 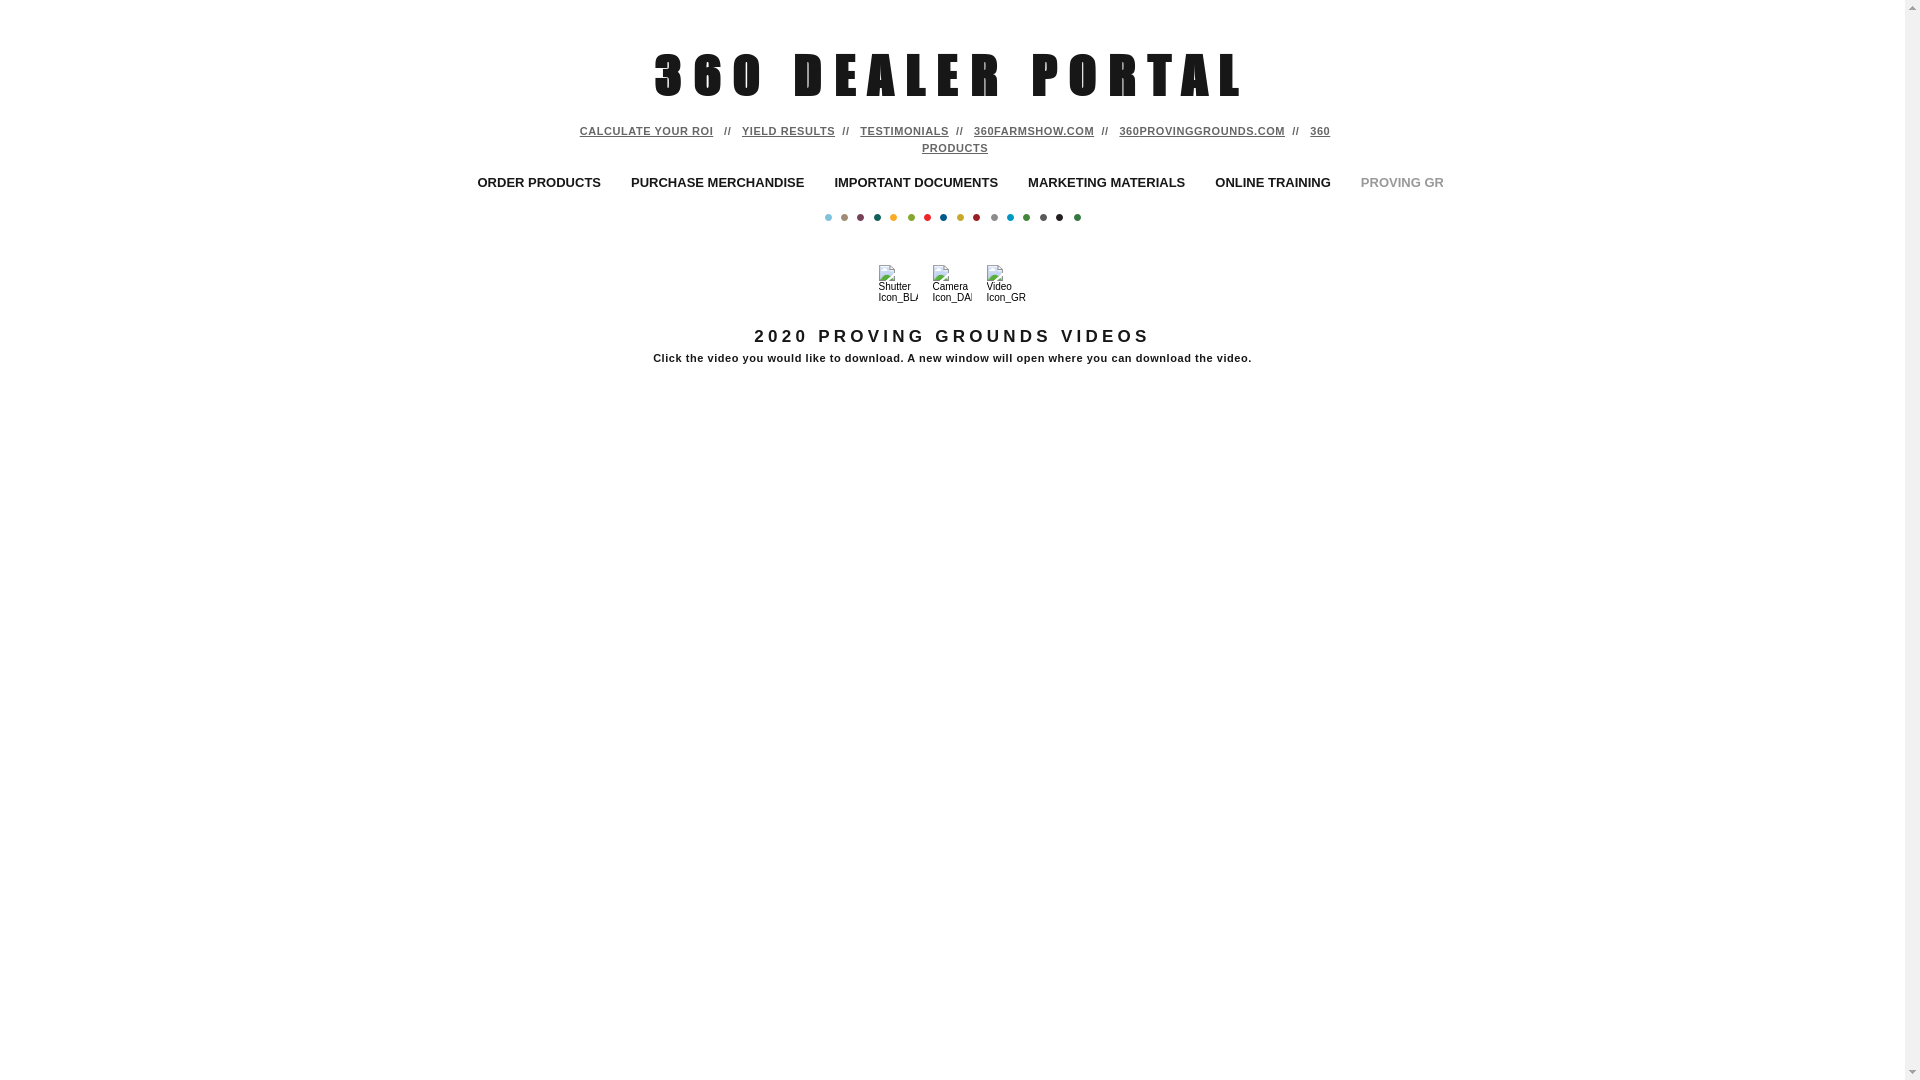 What do you see at coordinates (1105, 182) in the screenshot?
I see `'MARKETING MATERIALS'` at bounding box center [1105, 182].